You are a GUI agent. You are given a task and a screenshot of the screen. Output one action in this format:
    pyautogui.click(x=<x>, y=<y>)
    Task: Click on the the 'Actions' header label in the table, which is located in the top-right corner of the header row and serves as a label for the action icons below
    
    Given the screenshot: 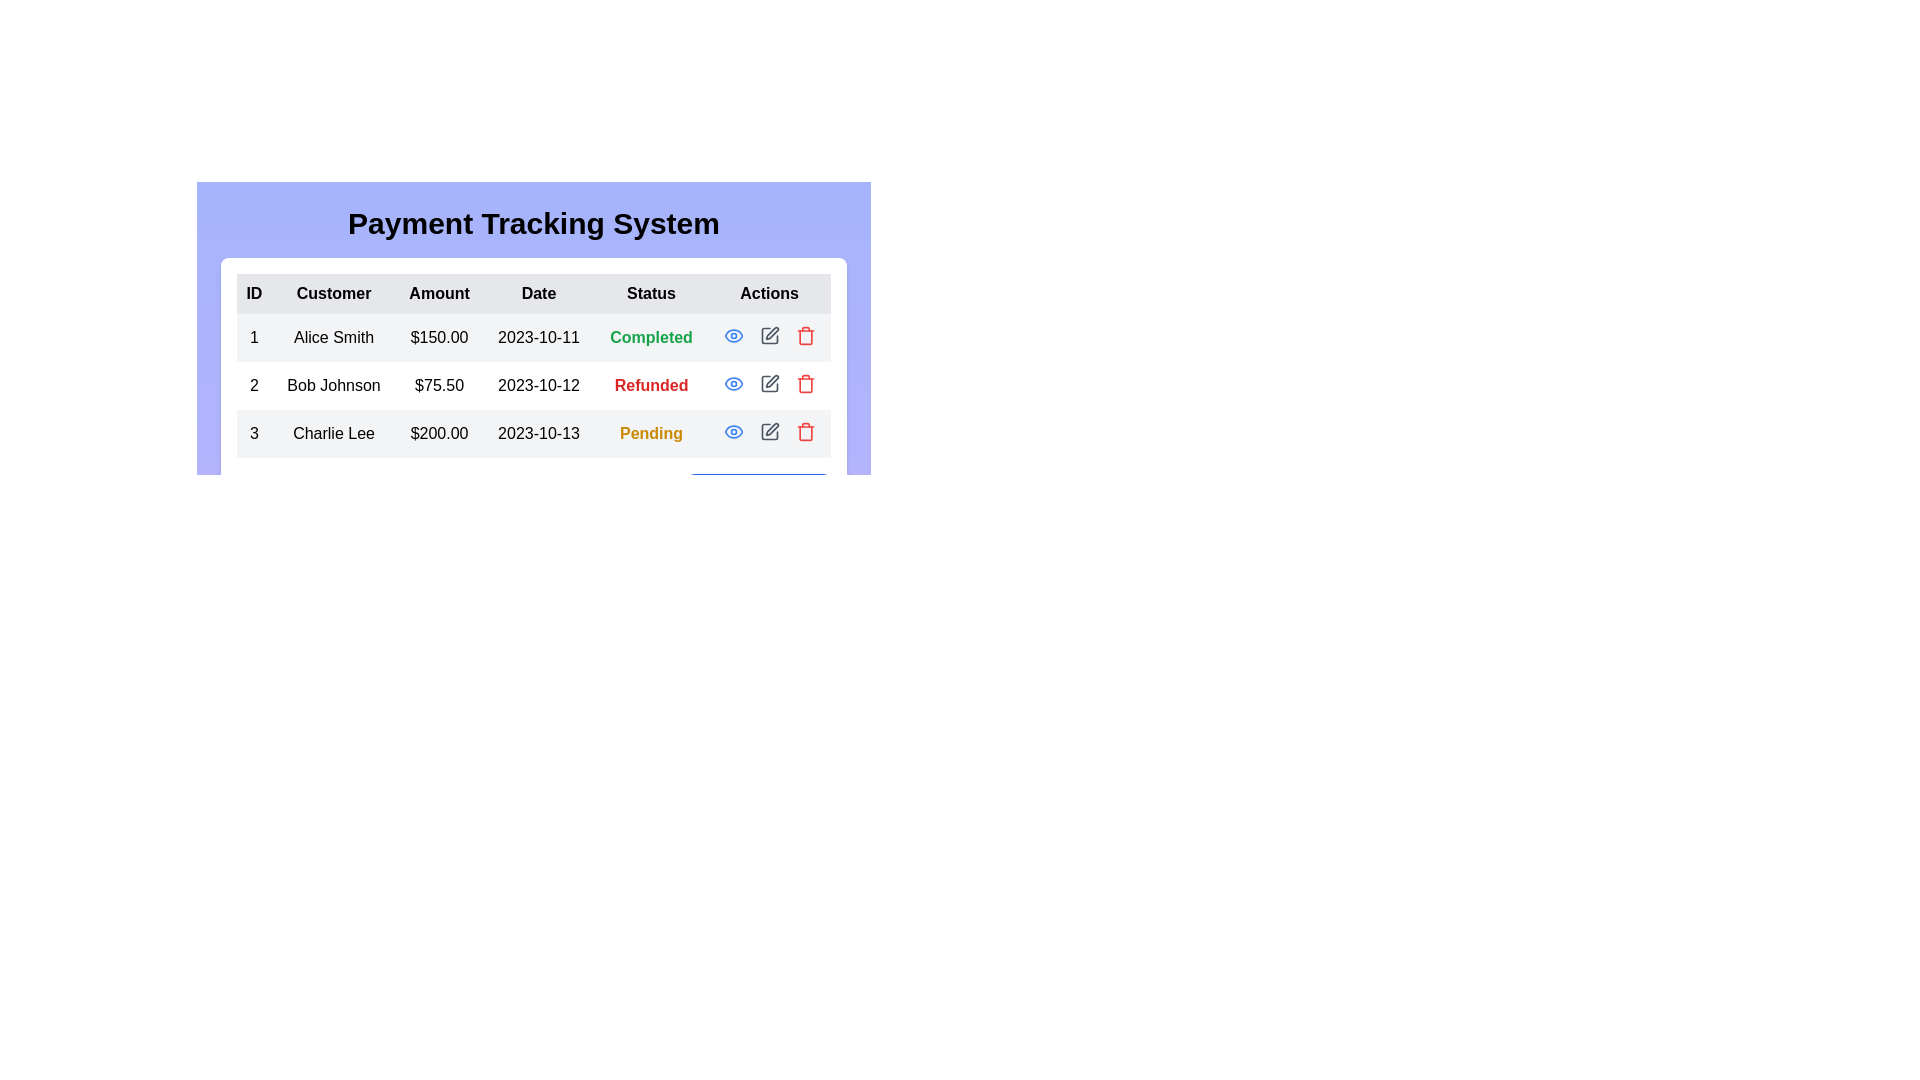 What is the action you would take?
    pyautogui.click(x=768, y=293)
    